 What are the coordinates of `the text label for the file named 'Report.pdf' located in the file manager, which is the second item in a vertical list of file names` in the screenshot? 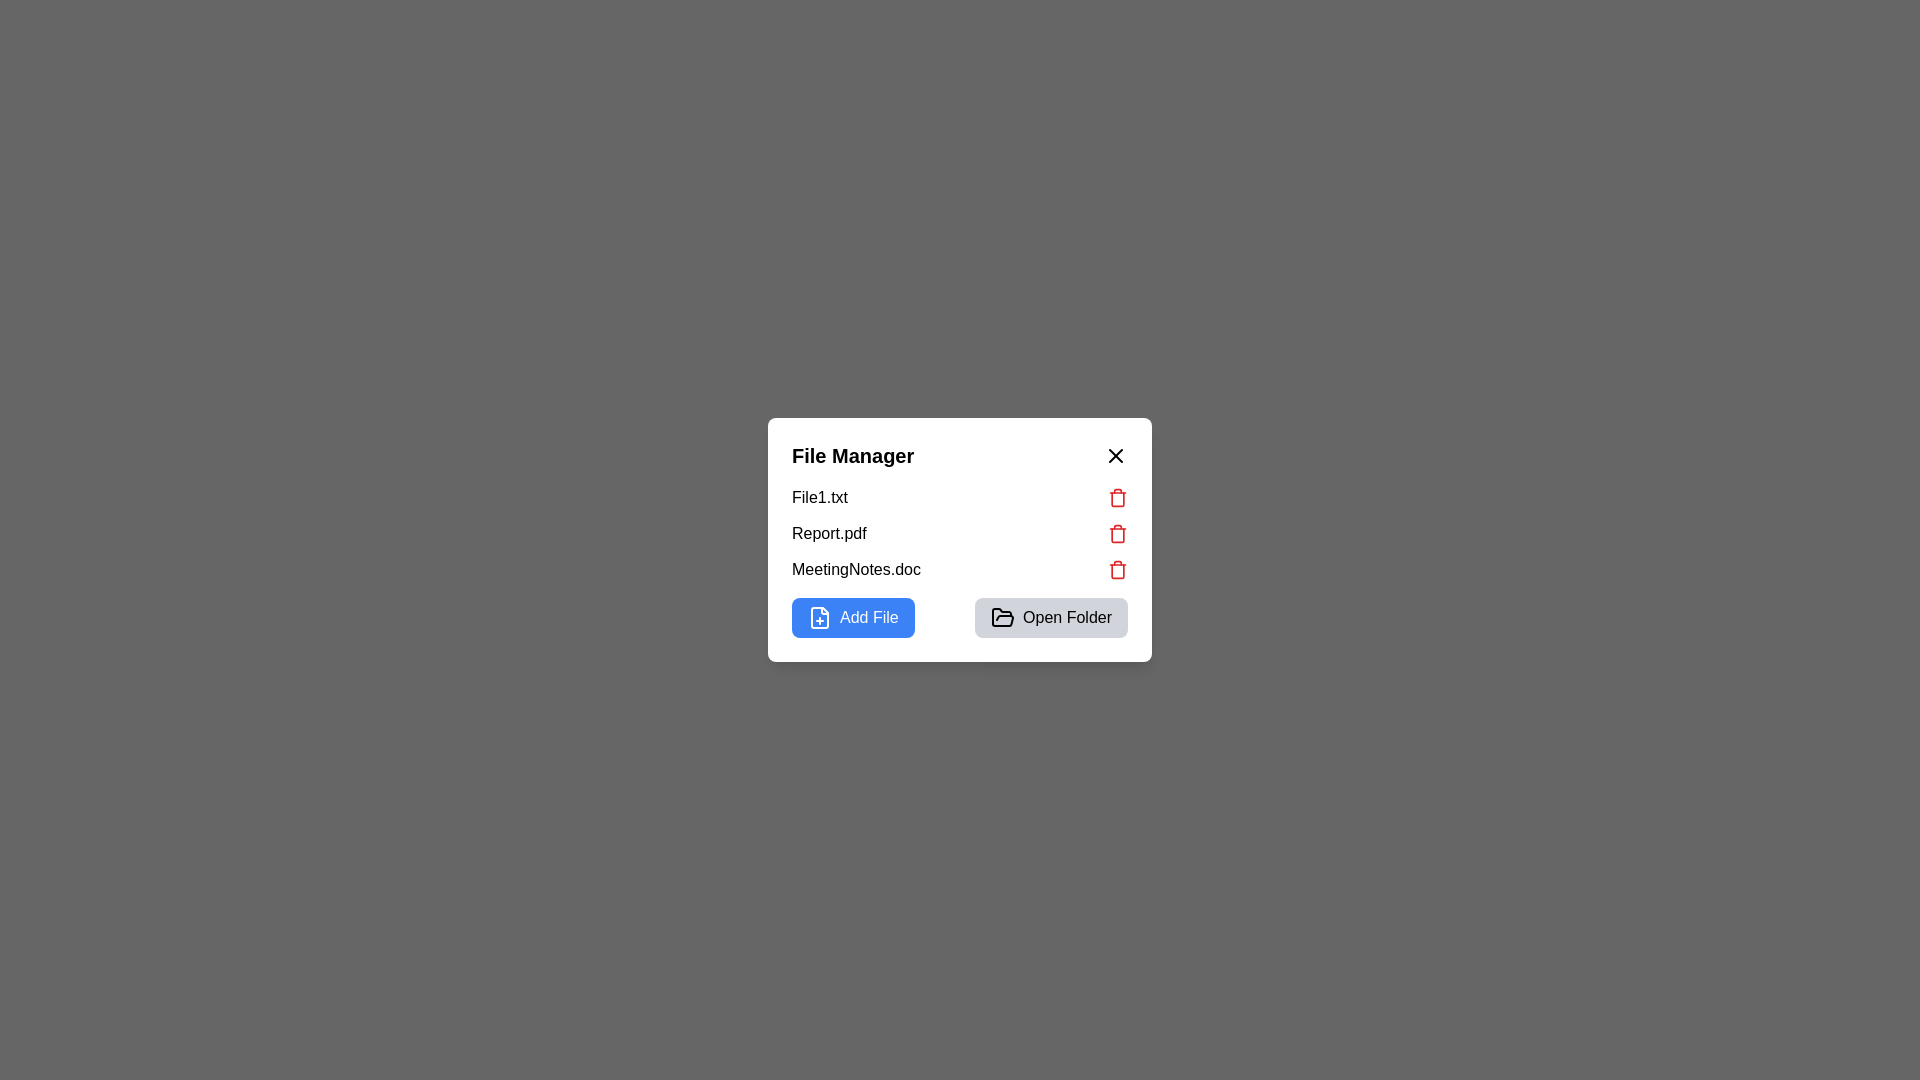 It's located at (829, 532).